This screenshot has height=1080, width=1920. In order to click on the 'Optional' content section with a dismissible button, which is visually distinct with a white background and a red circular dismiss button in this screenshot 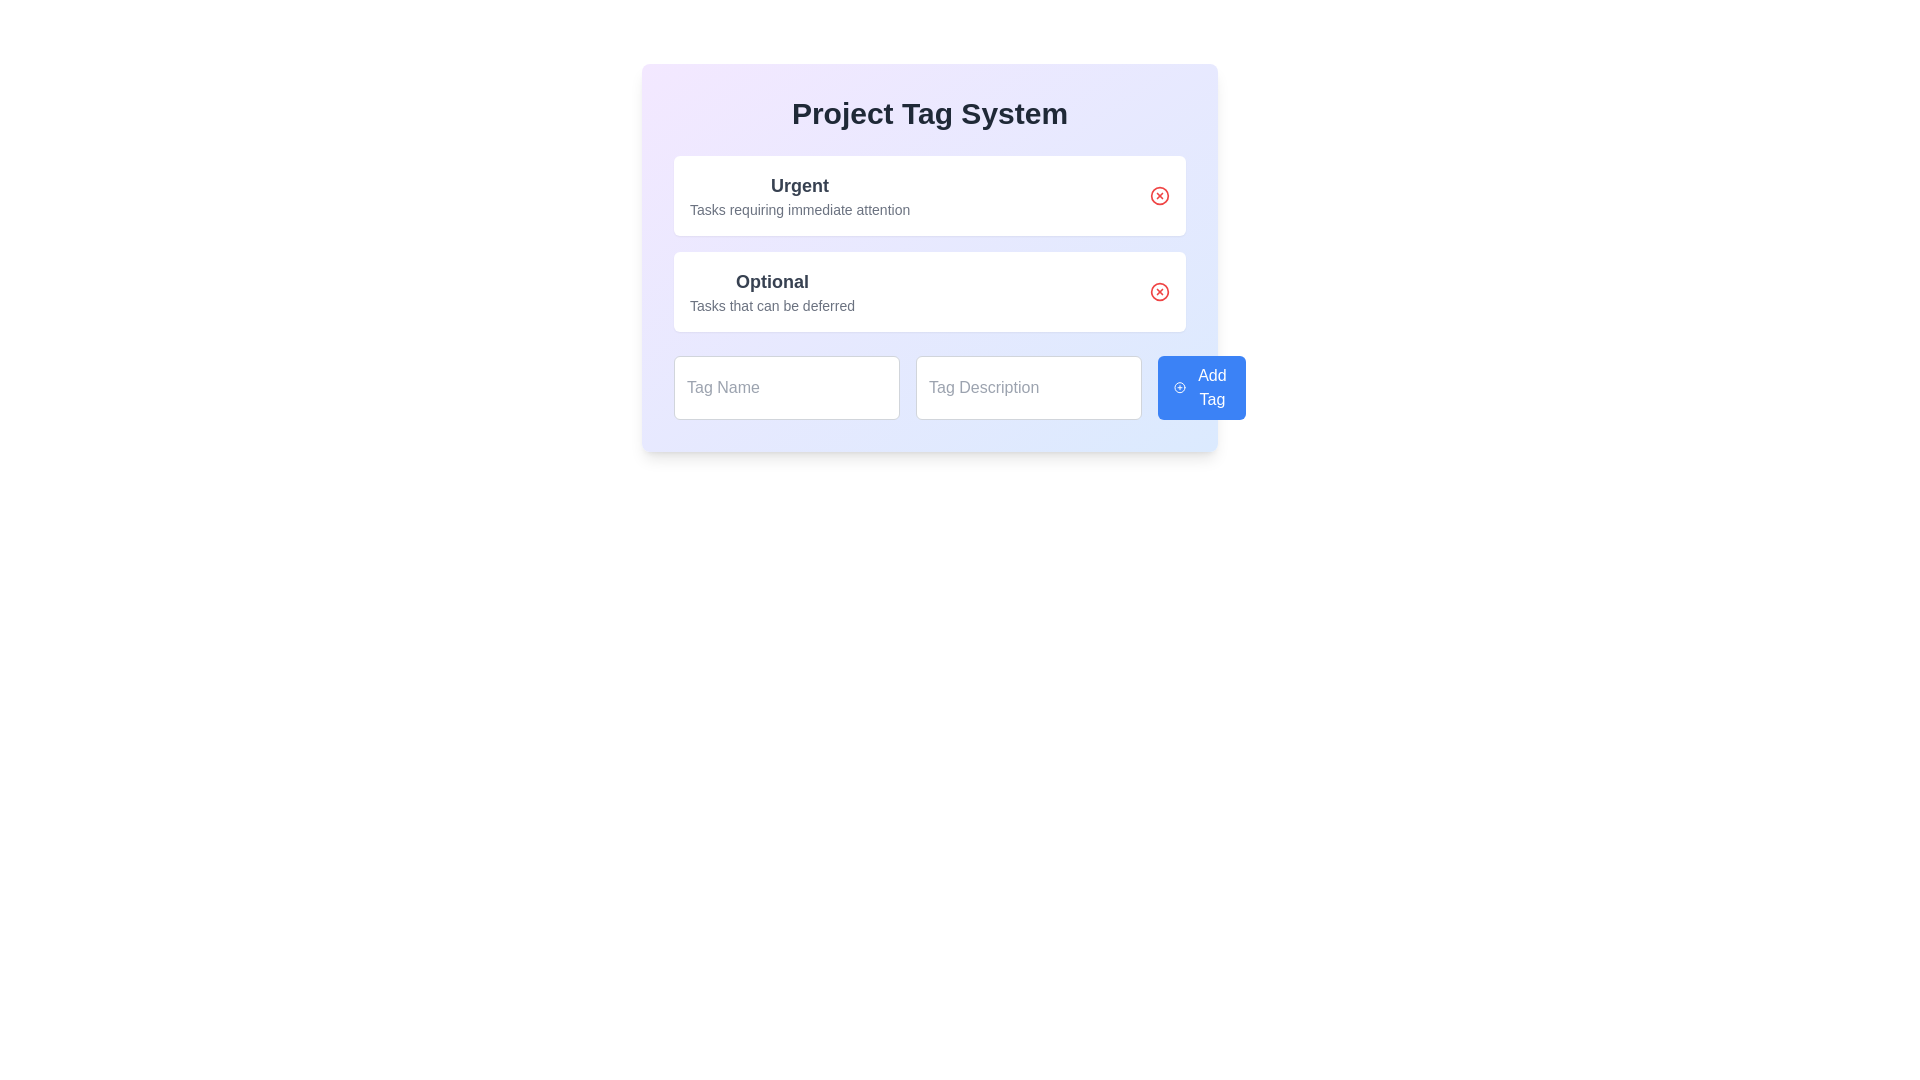, I will do `click(929, 257)`.